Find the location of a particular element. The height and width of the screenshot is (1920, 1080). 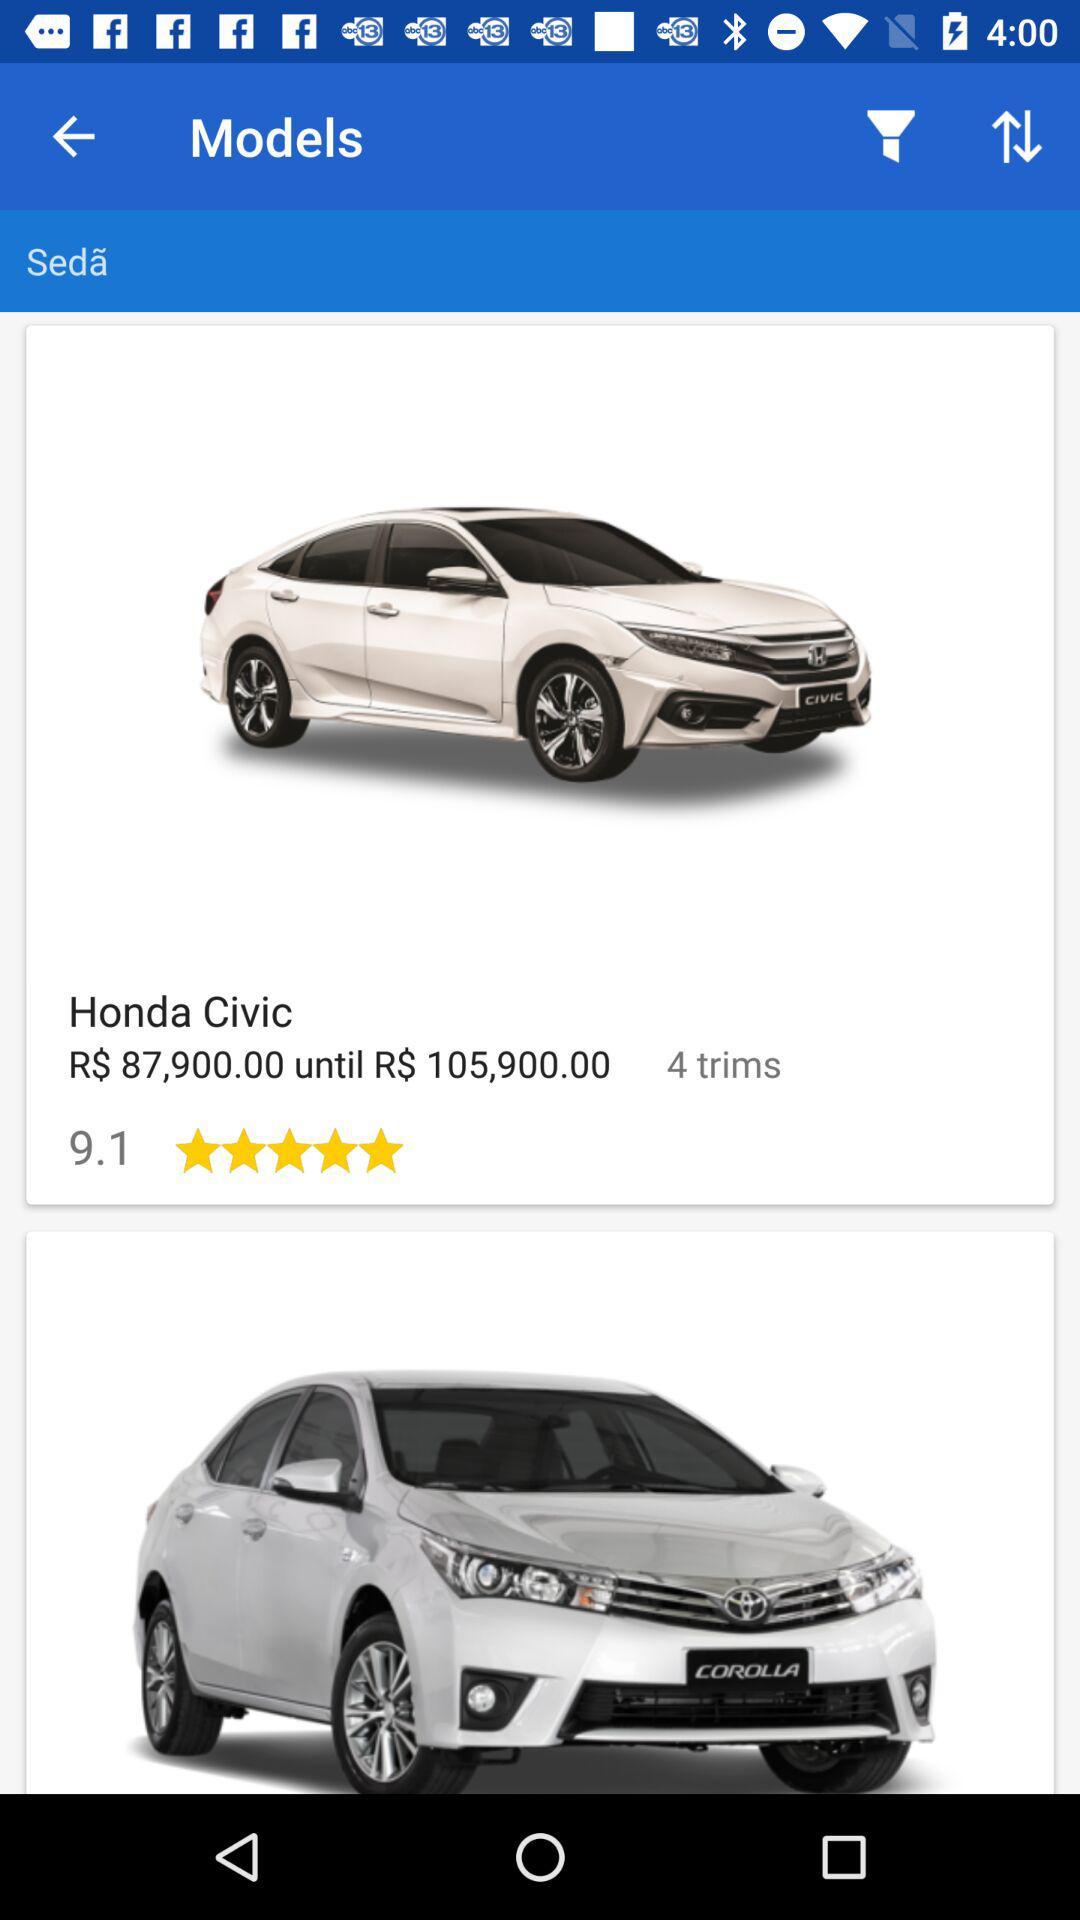

the second image is located at coordinates (540, 1512).